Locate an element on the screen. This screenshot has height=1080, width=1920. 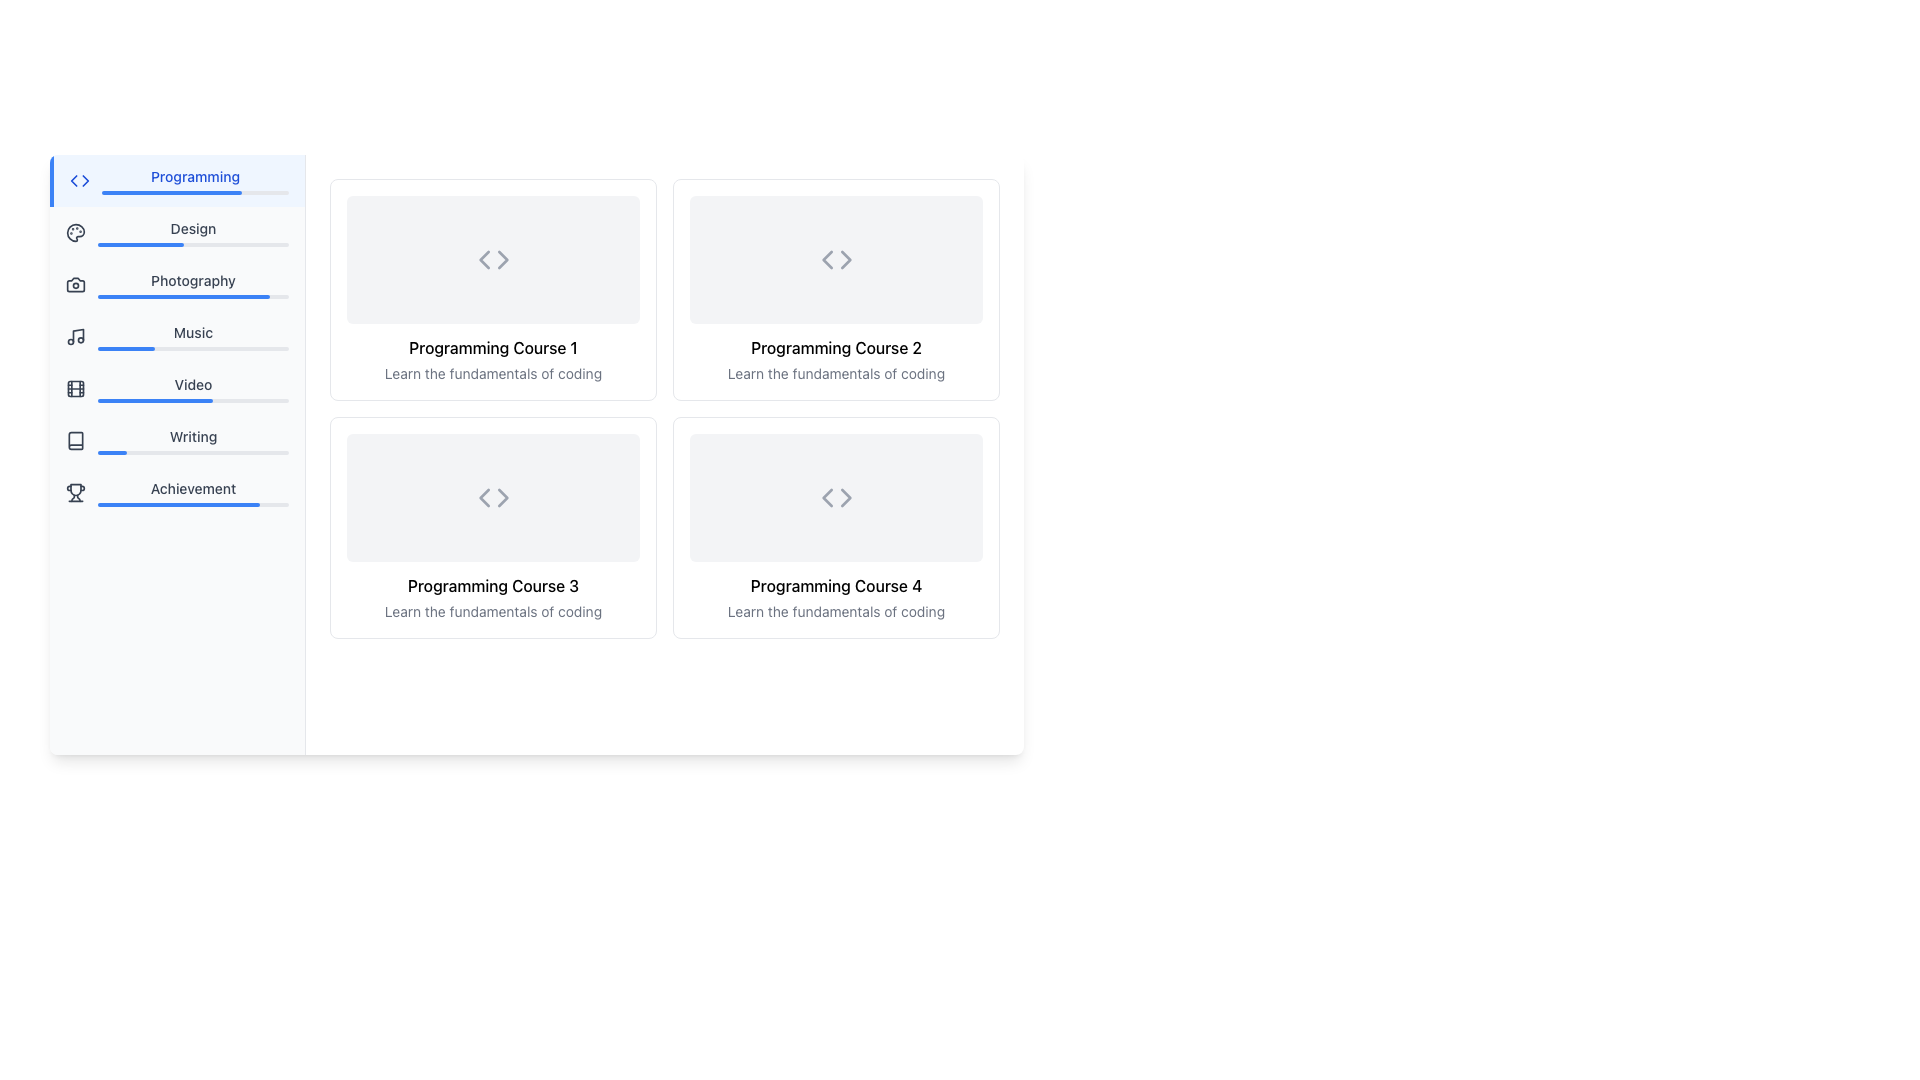
the camera icon, which is part of the vertical navigation menu on the left side is located at coordinates (76, 285).